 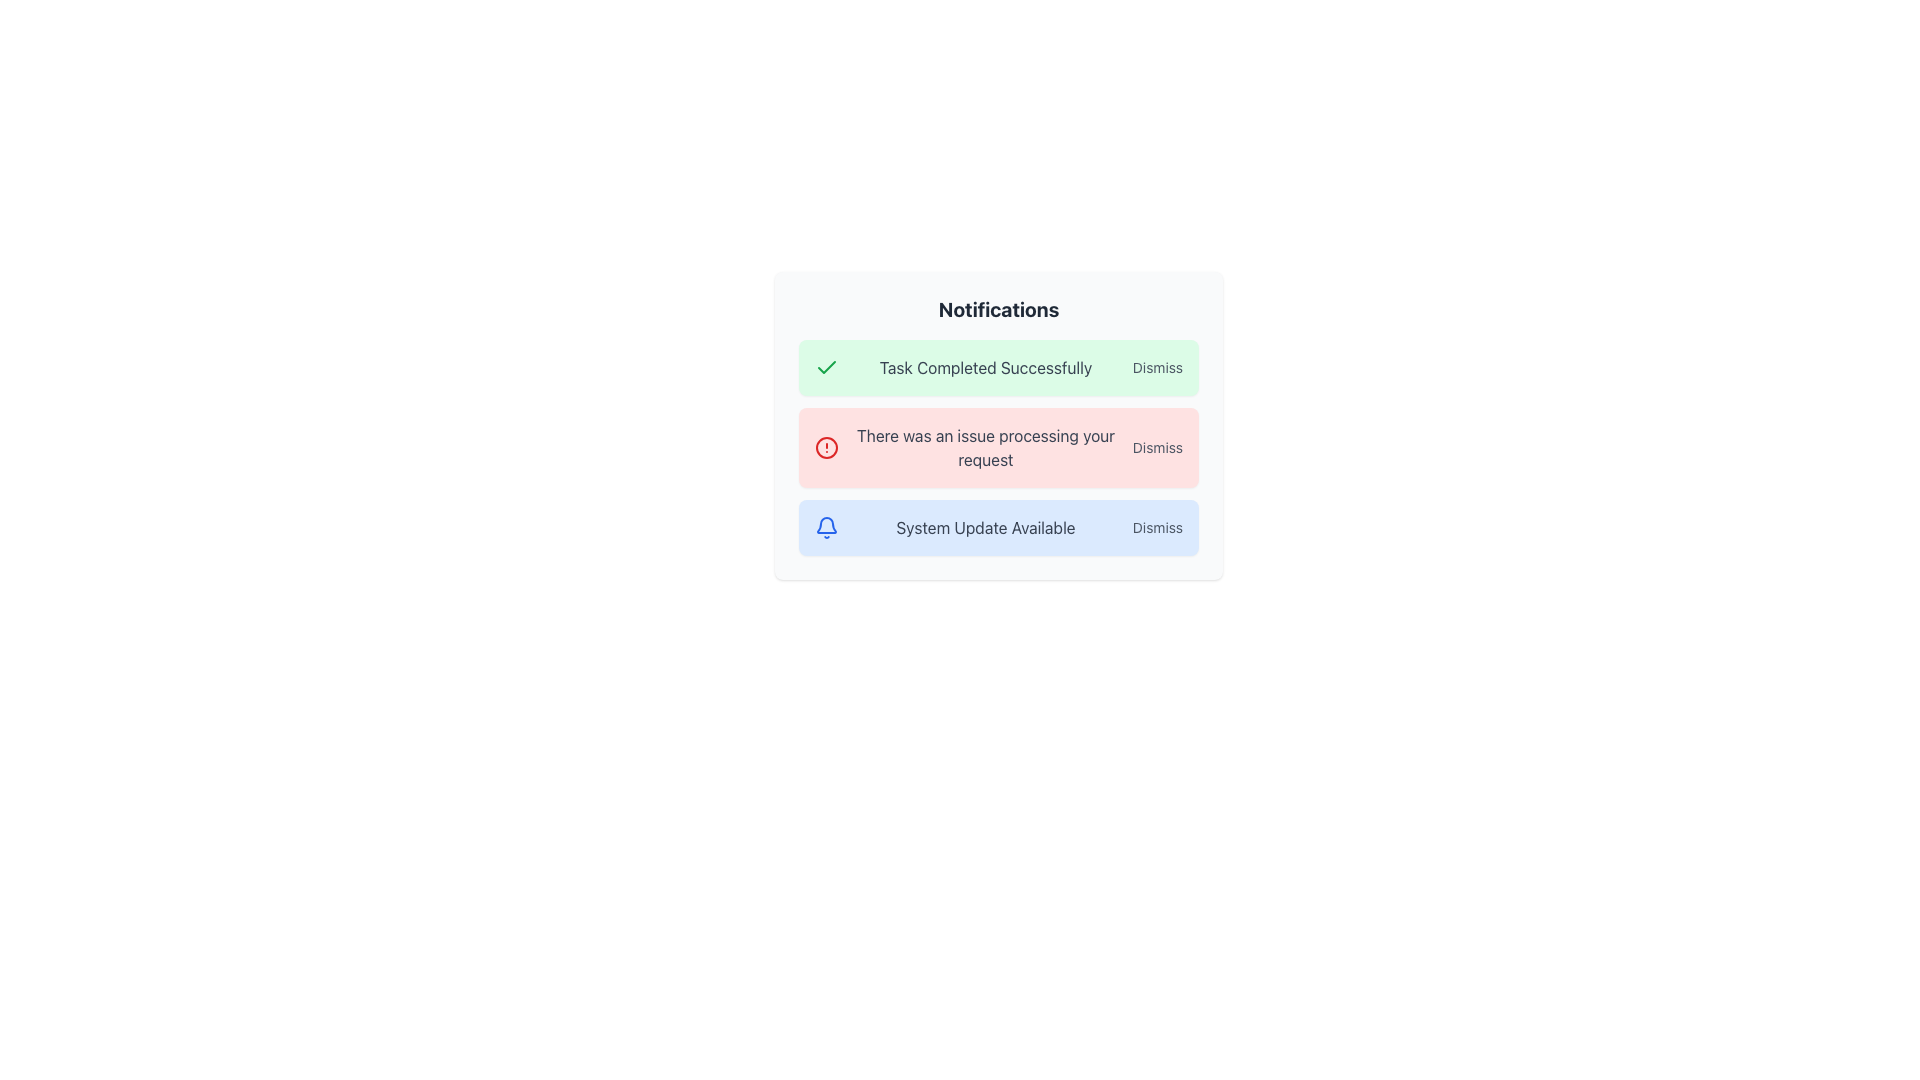 What do you see at coordinates (826, 446) in the screenshot?
I see `the Alert icon located to the left of the notification message 'There was an issue processing your request', which is positioned above the third notification in the vertically stacked list` at bounding box center [826, 446].